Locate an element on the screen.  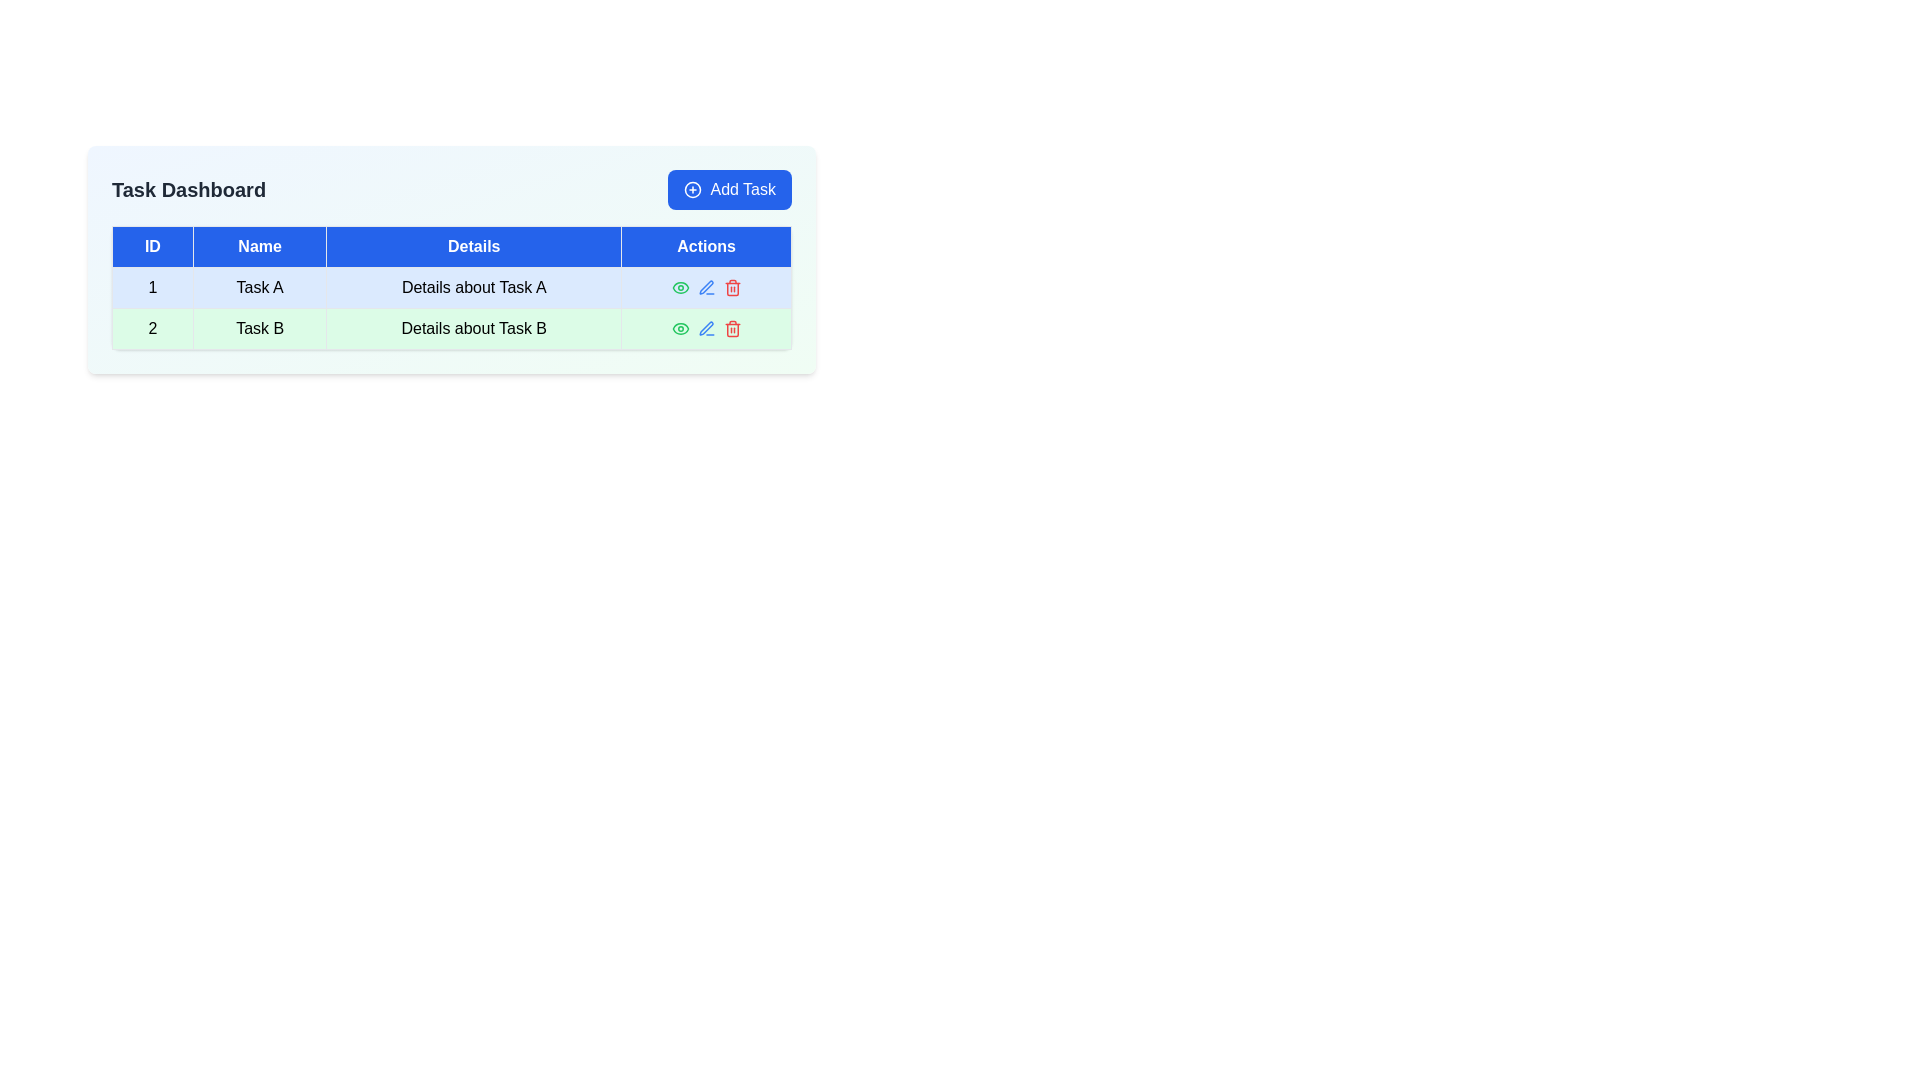
the table cell displaying the ID number of the first task, located in the first column of the first row is located at coordinates (151, 288).